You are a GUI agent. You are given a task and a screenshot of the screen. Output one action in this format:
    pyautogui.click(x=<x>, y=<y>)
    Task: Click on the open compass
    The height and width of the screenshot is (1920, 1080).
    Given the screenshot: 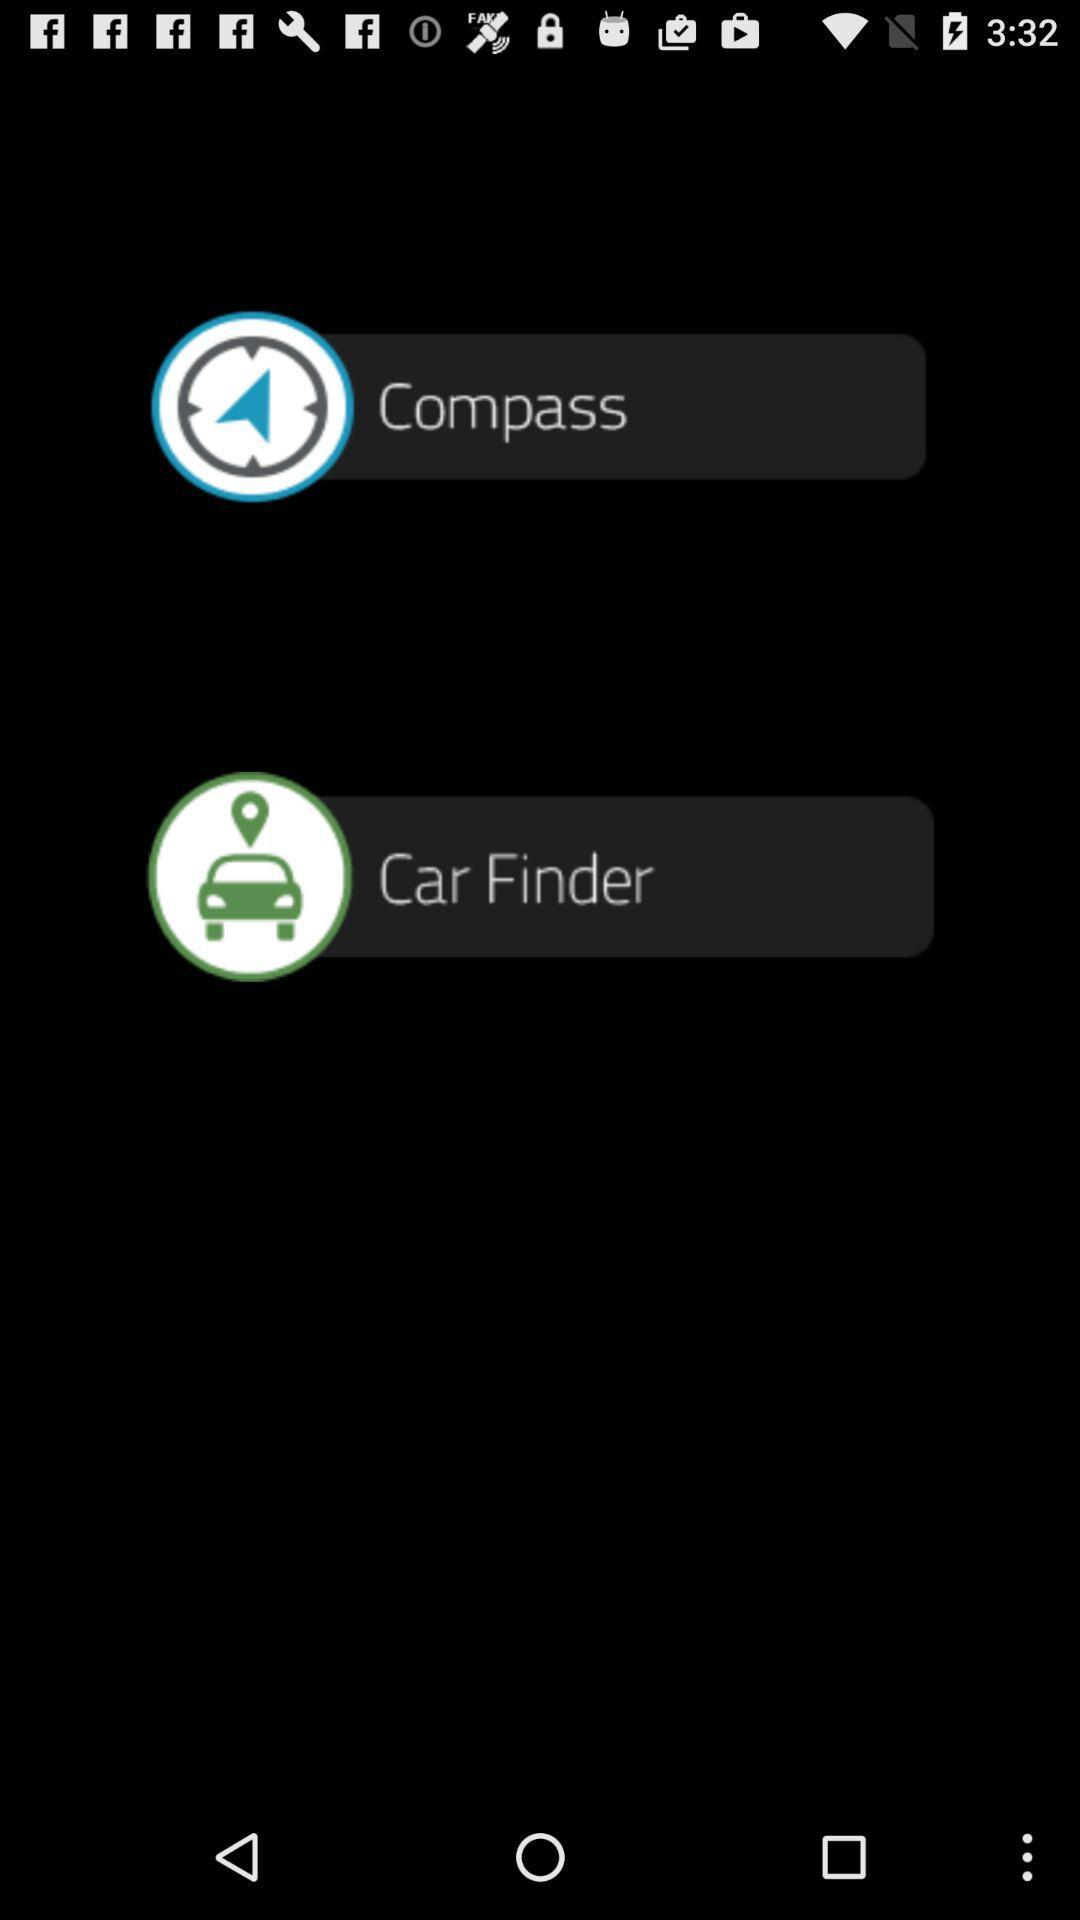 What is the action you would take?
    pyautogui.click(x=540, y=403)
    